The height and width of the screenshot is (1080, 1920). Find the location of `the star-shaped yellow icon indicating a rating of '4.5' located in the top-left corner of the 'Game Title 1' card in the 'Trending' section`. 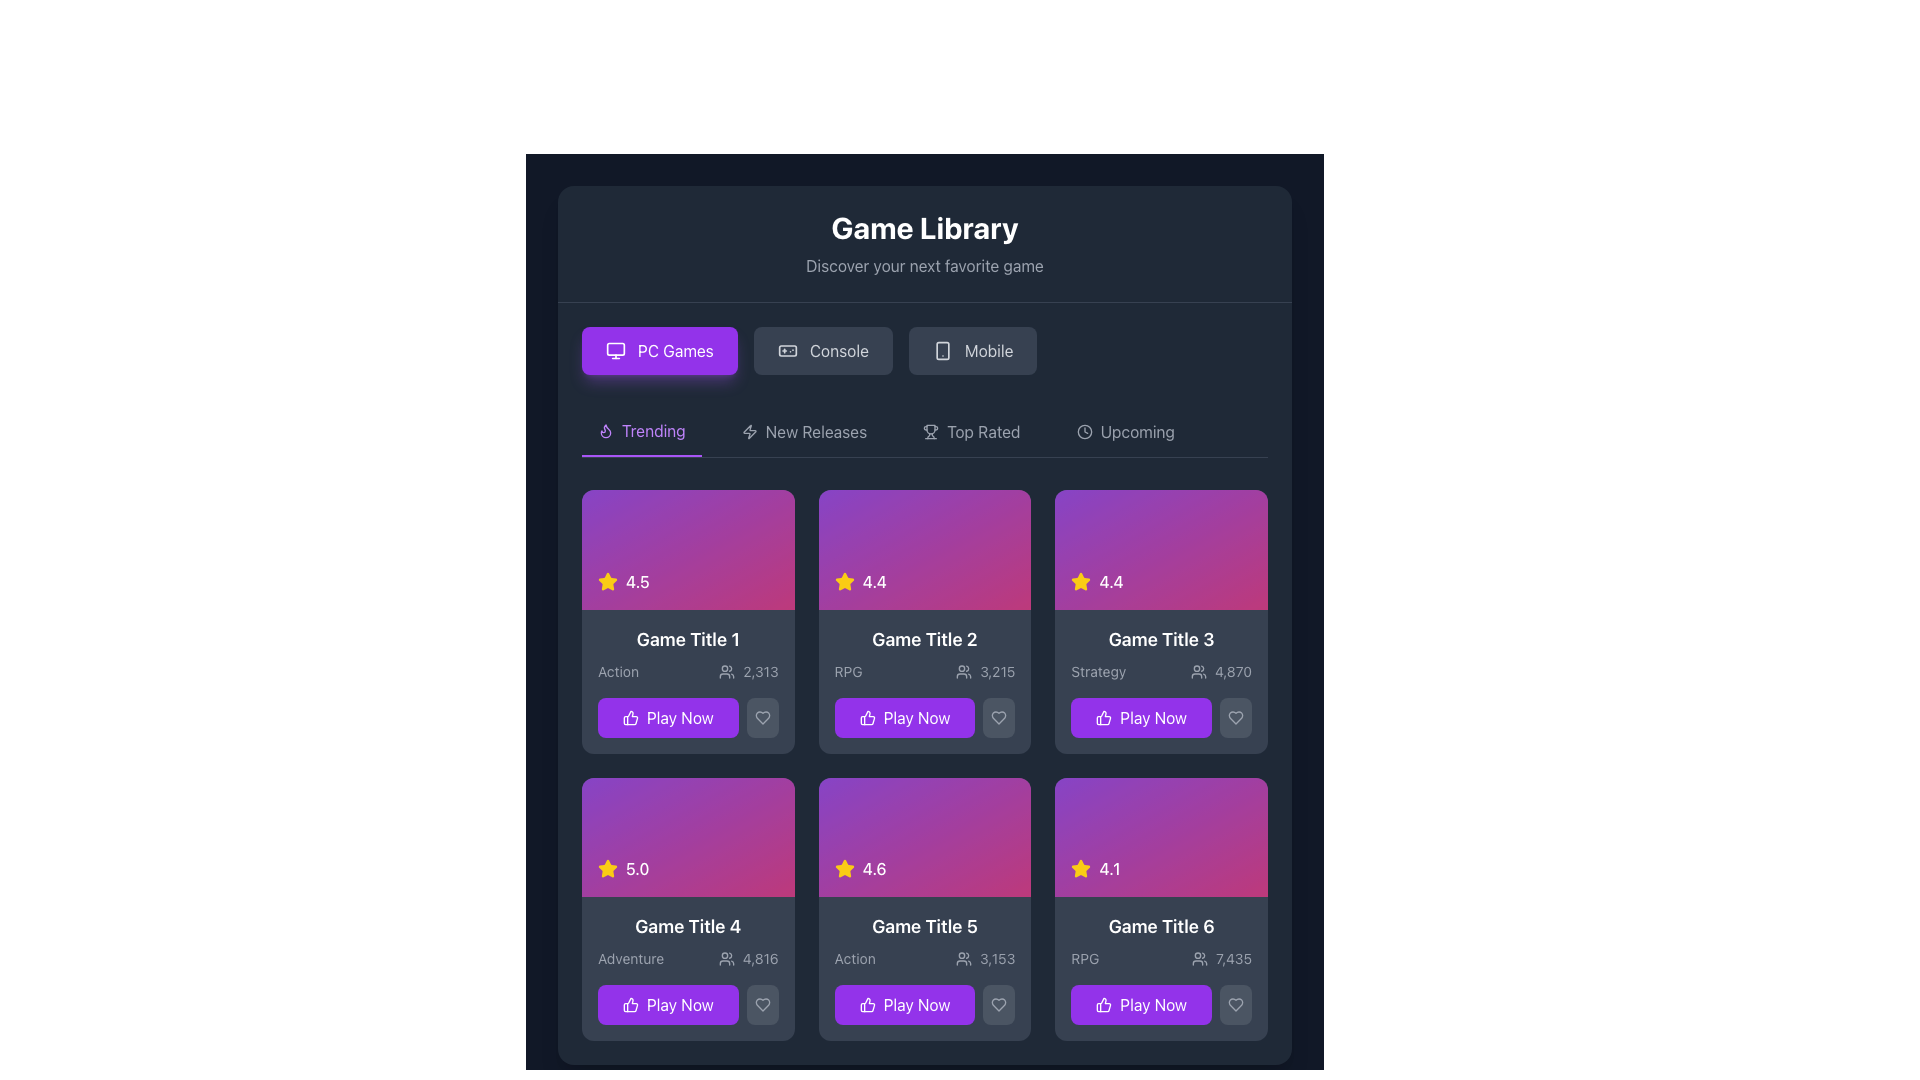

the star-shaped yellow icon indicating a rating of '4.5' located in the top-left corner of the 'Game Title 1' card in the 'Trending' section is located at coordinates (607, 581).